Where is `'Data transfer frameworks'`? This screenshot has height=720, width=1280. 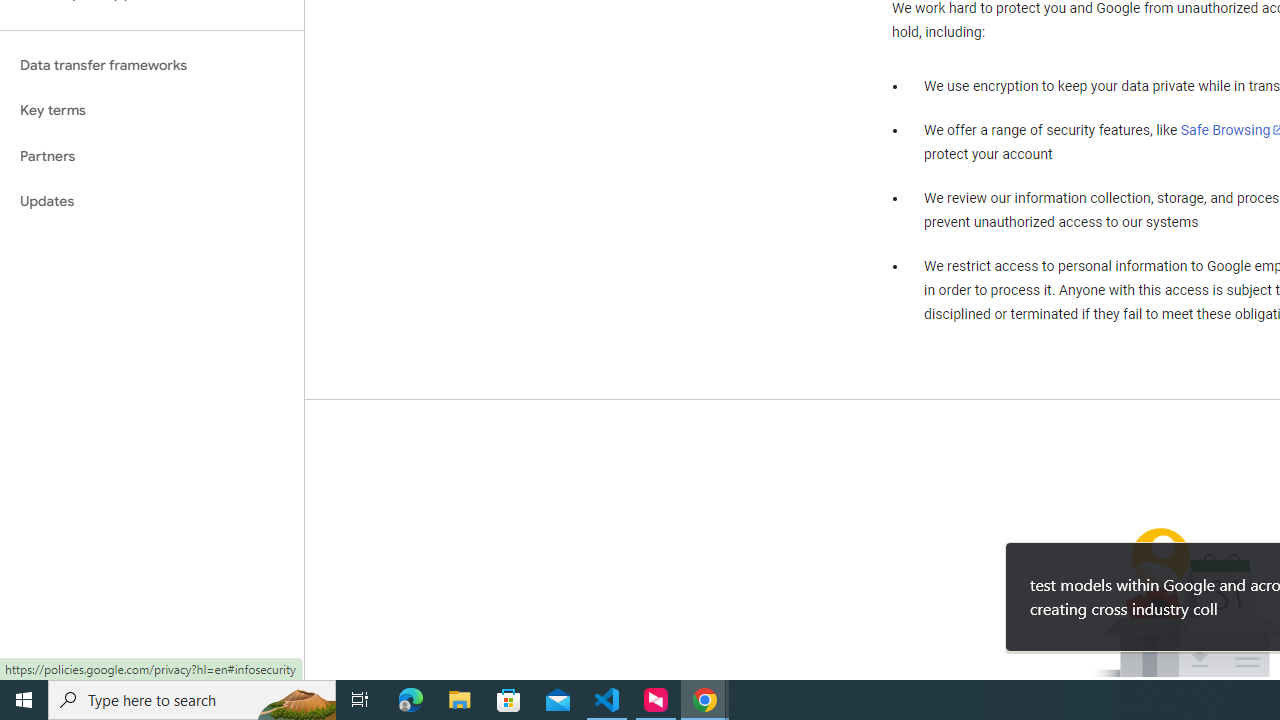 'Data transfer frameworks' is located at coordinates (151, 64).